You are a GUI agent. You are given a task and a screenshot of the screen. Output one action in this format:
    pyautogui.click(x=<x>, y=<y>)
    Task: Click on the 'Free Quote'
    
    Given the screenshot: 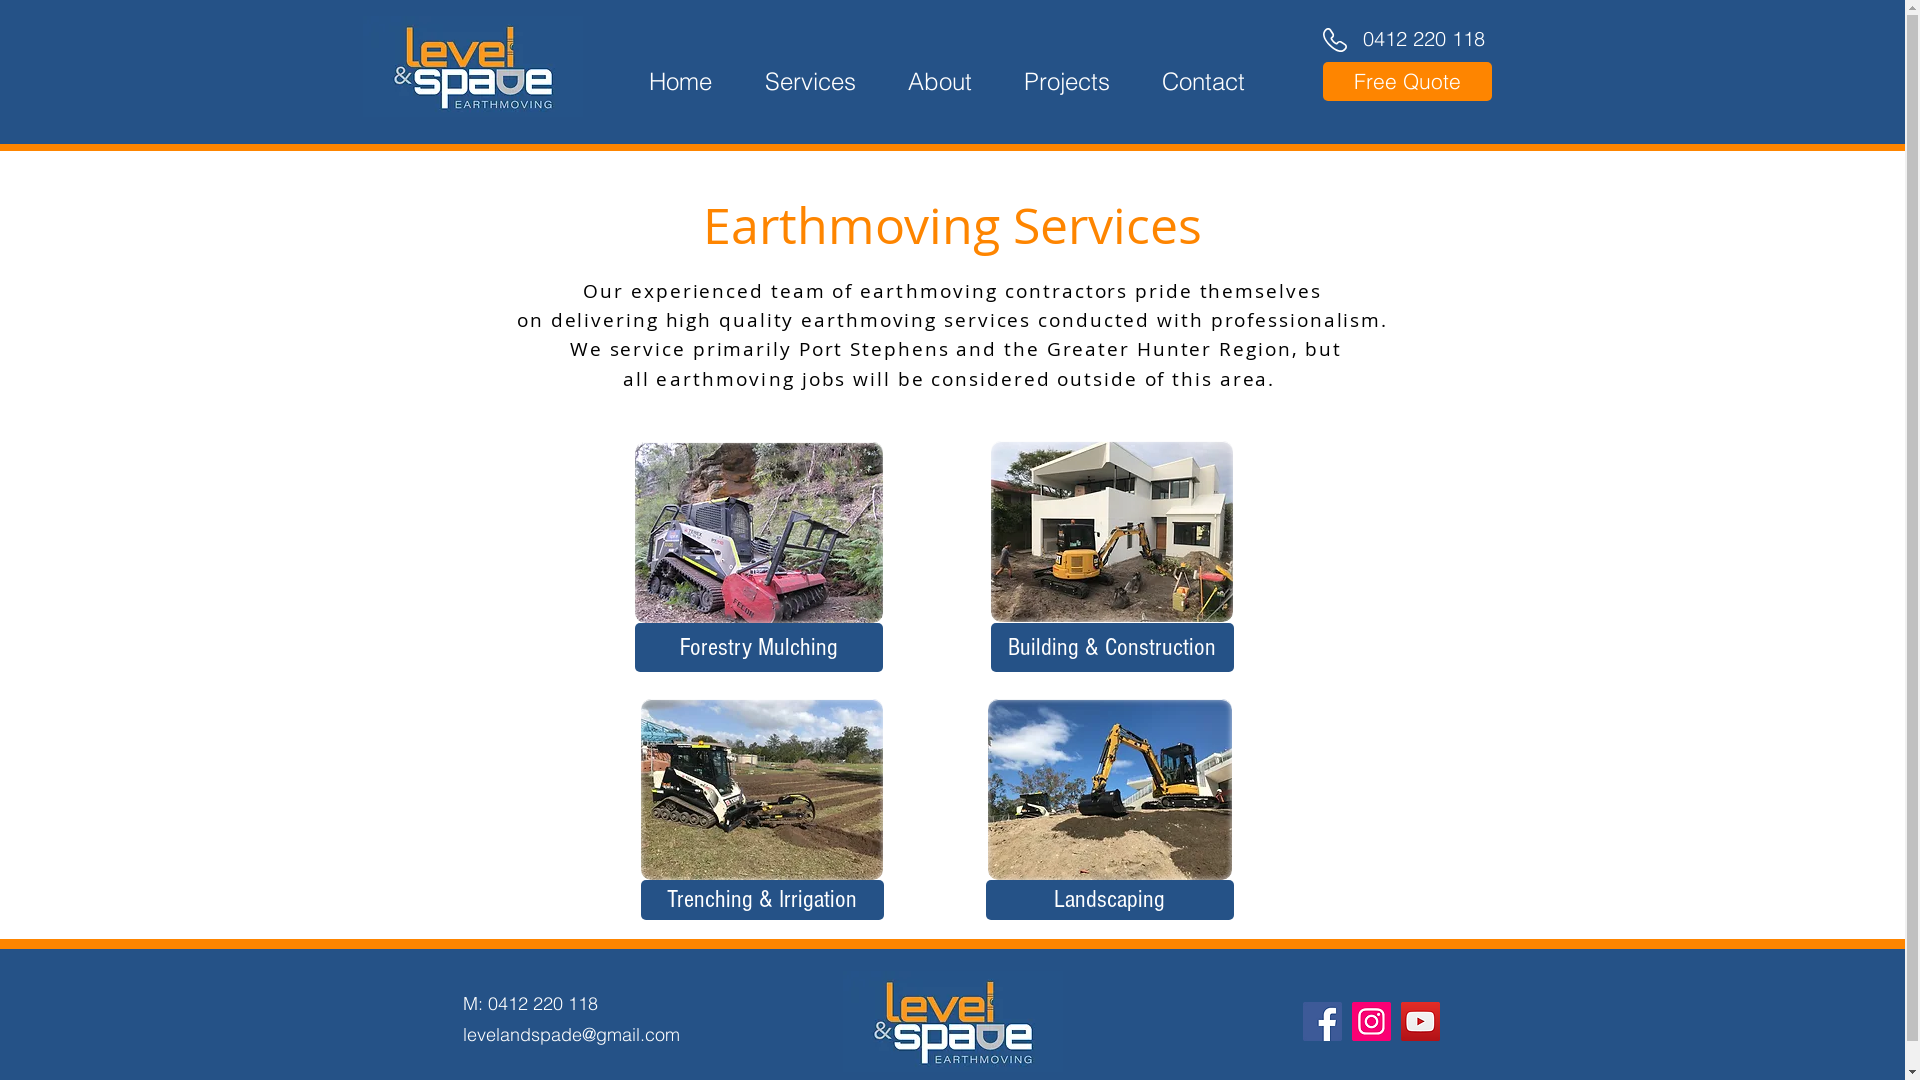 What is the action you would take?
    pyautogui.click(x=1405, y=80)
    